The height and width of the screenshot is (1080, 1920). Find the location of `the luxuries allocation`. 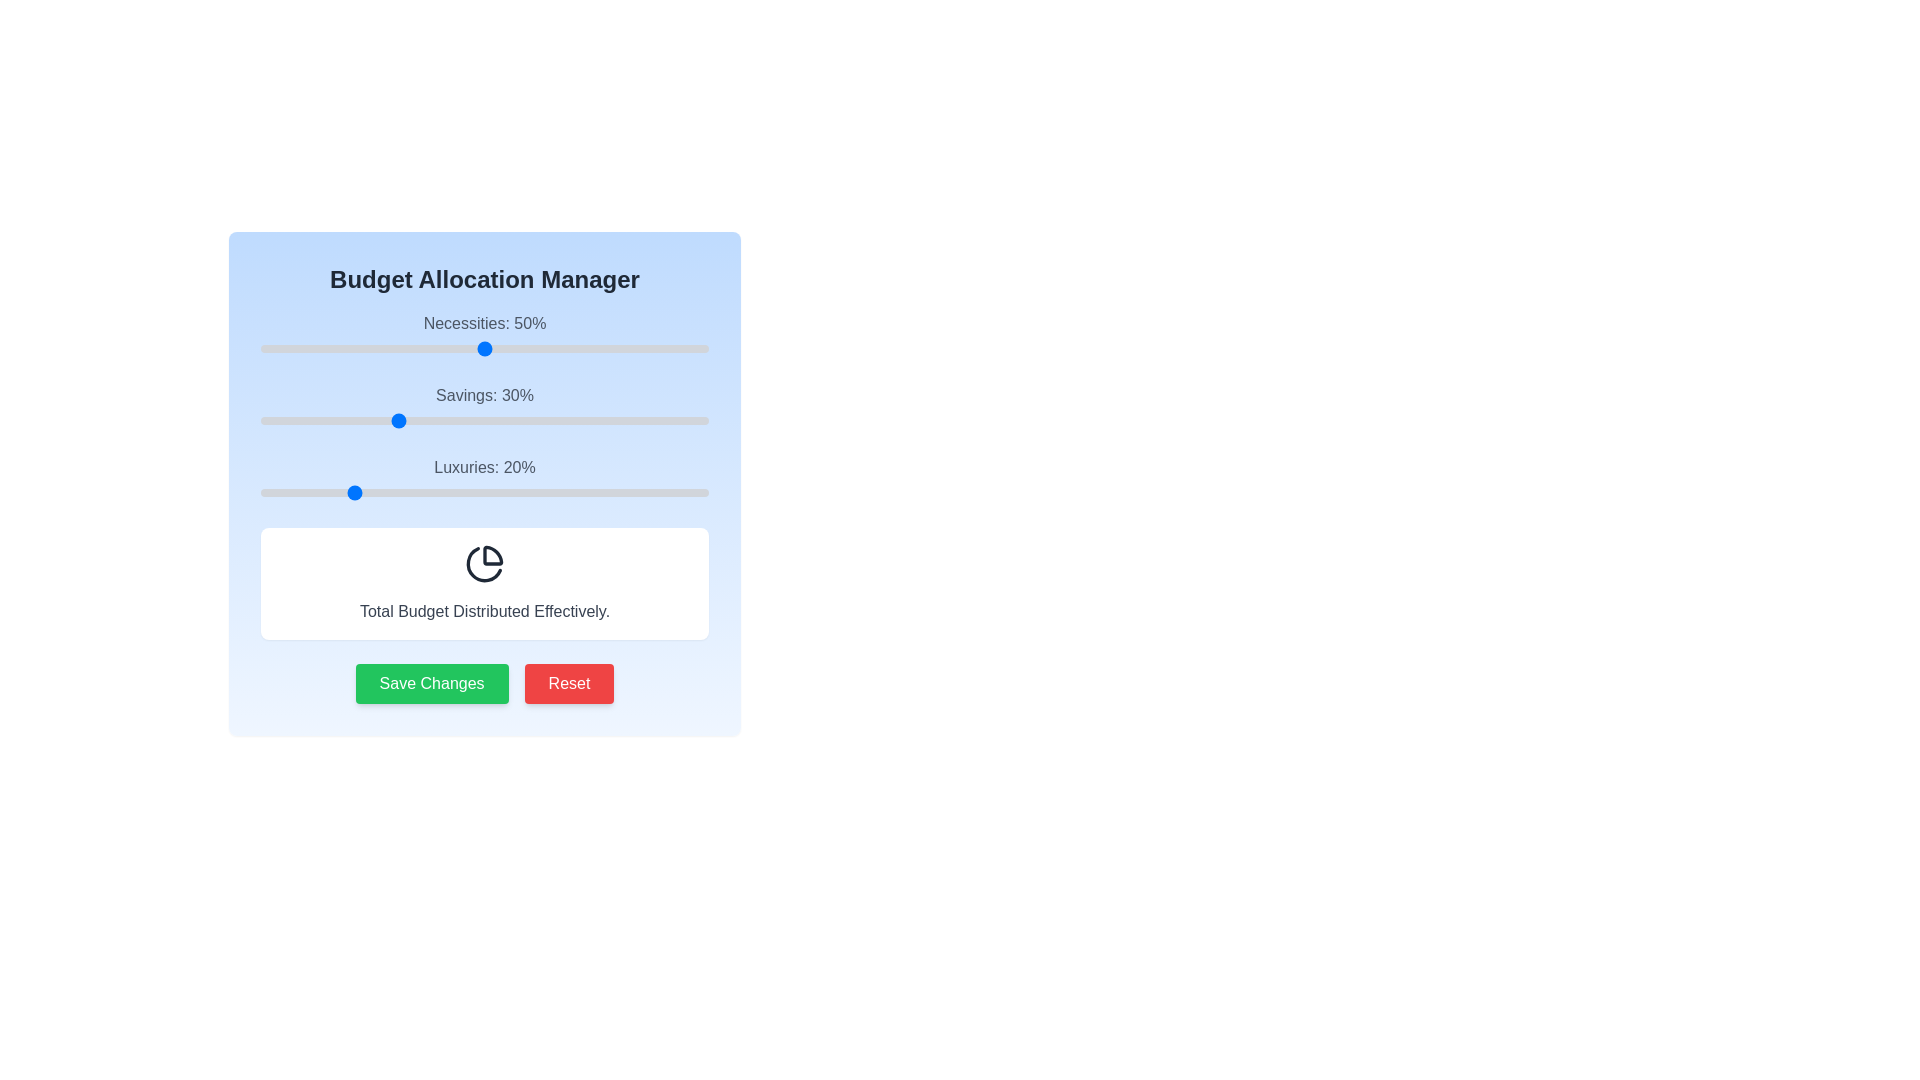

the luxuries allocation is located at coordinates (502, 493).